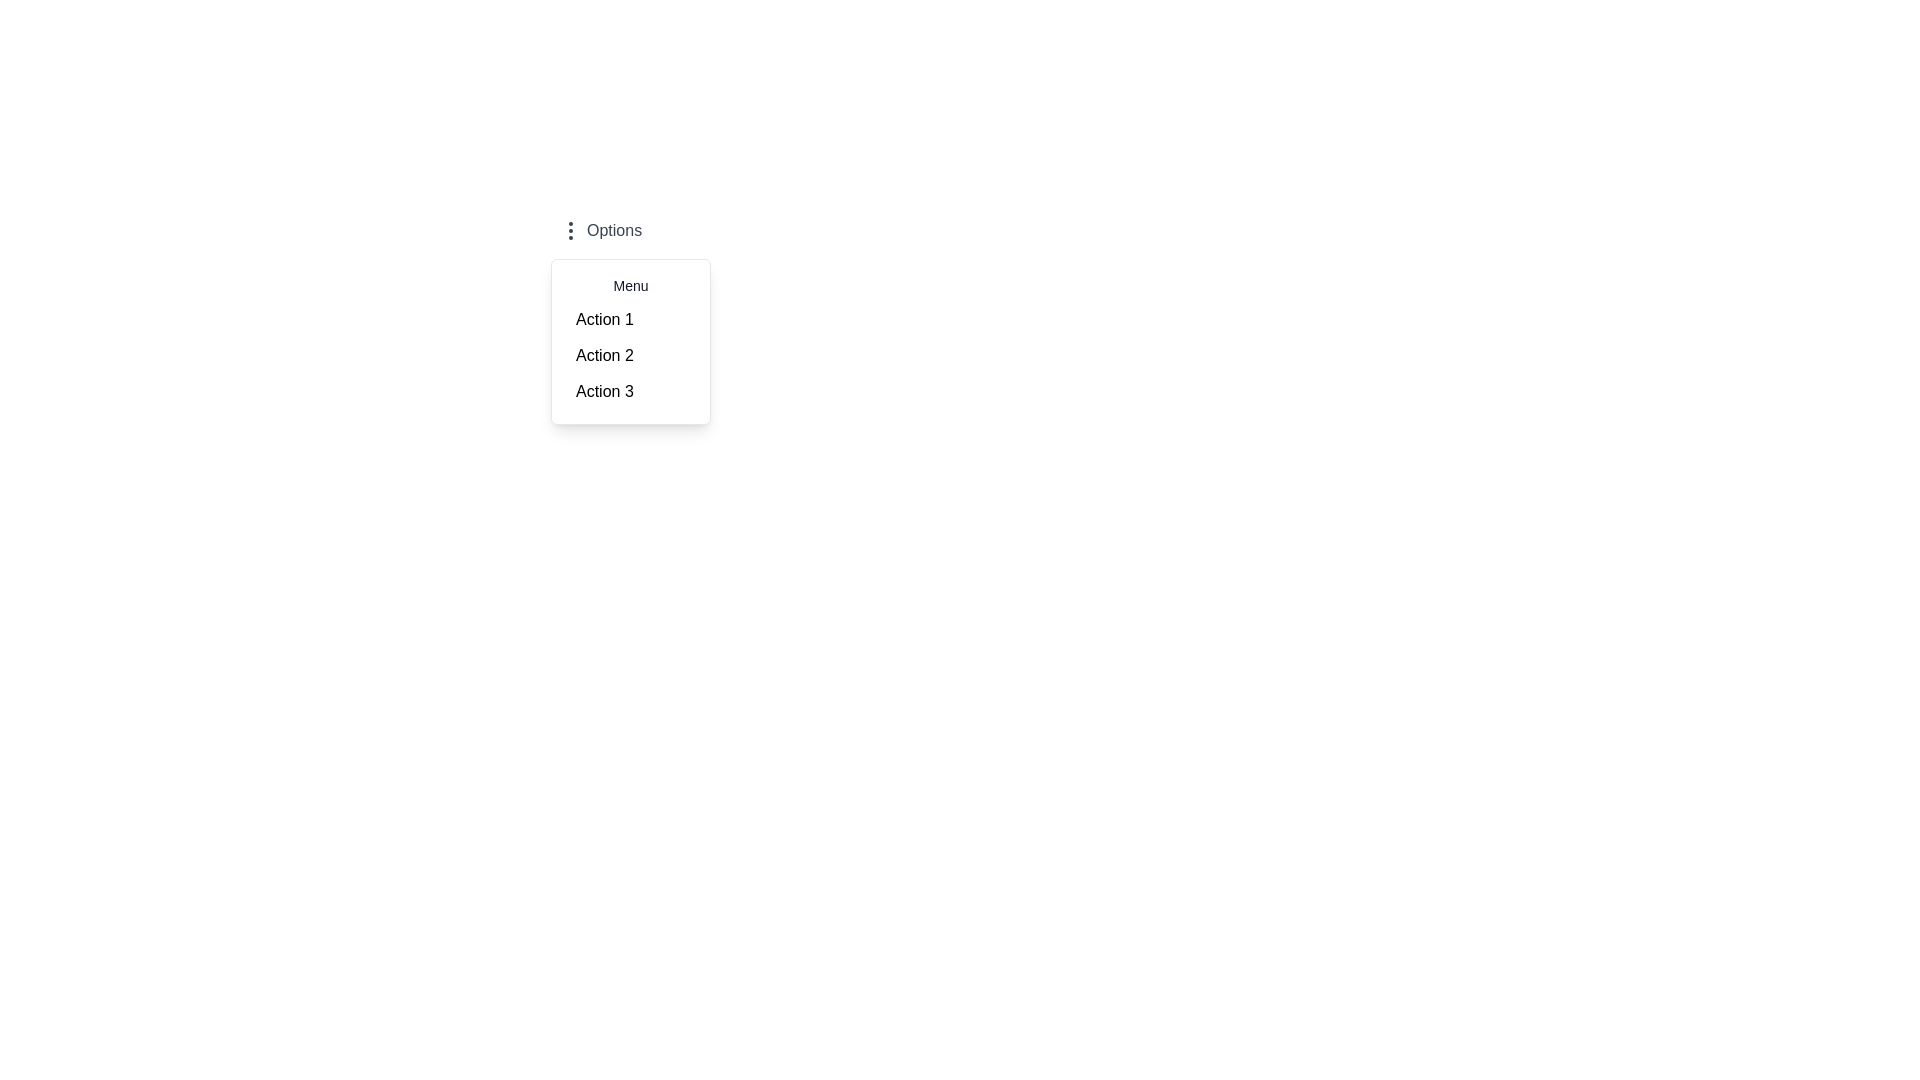 This screenshot has height=1080, width=1920. Describe the element at coordinates (629, 392) in the screenshot. I see `the button labeled 'Action 3' with a rounded border located at the bottom of a vertical list of options` at that location.